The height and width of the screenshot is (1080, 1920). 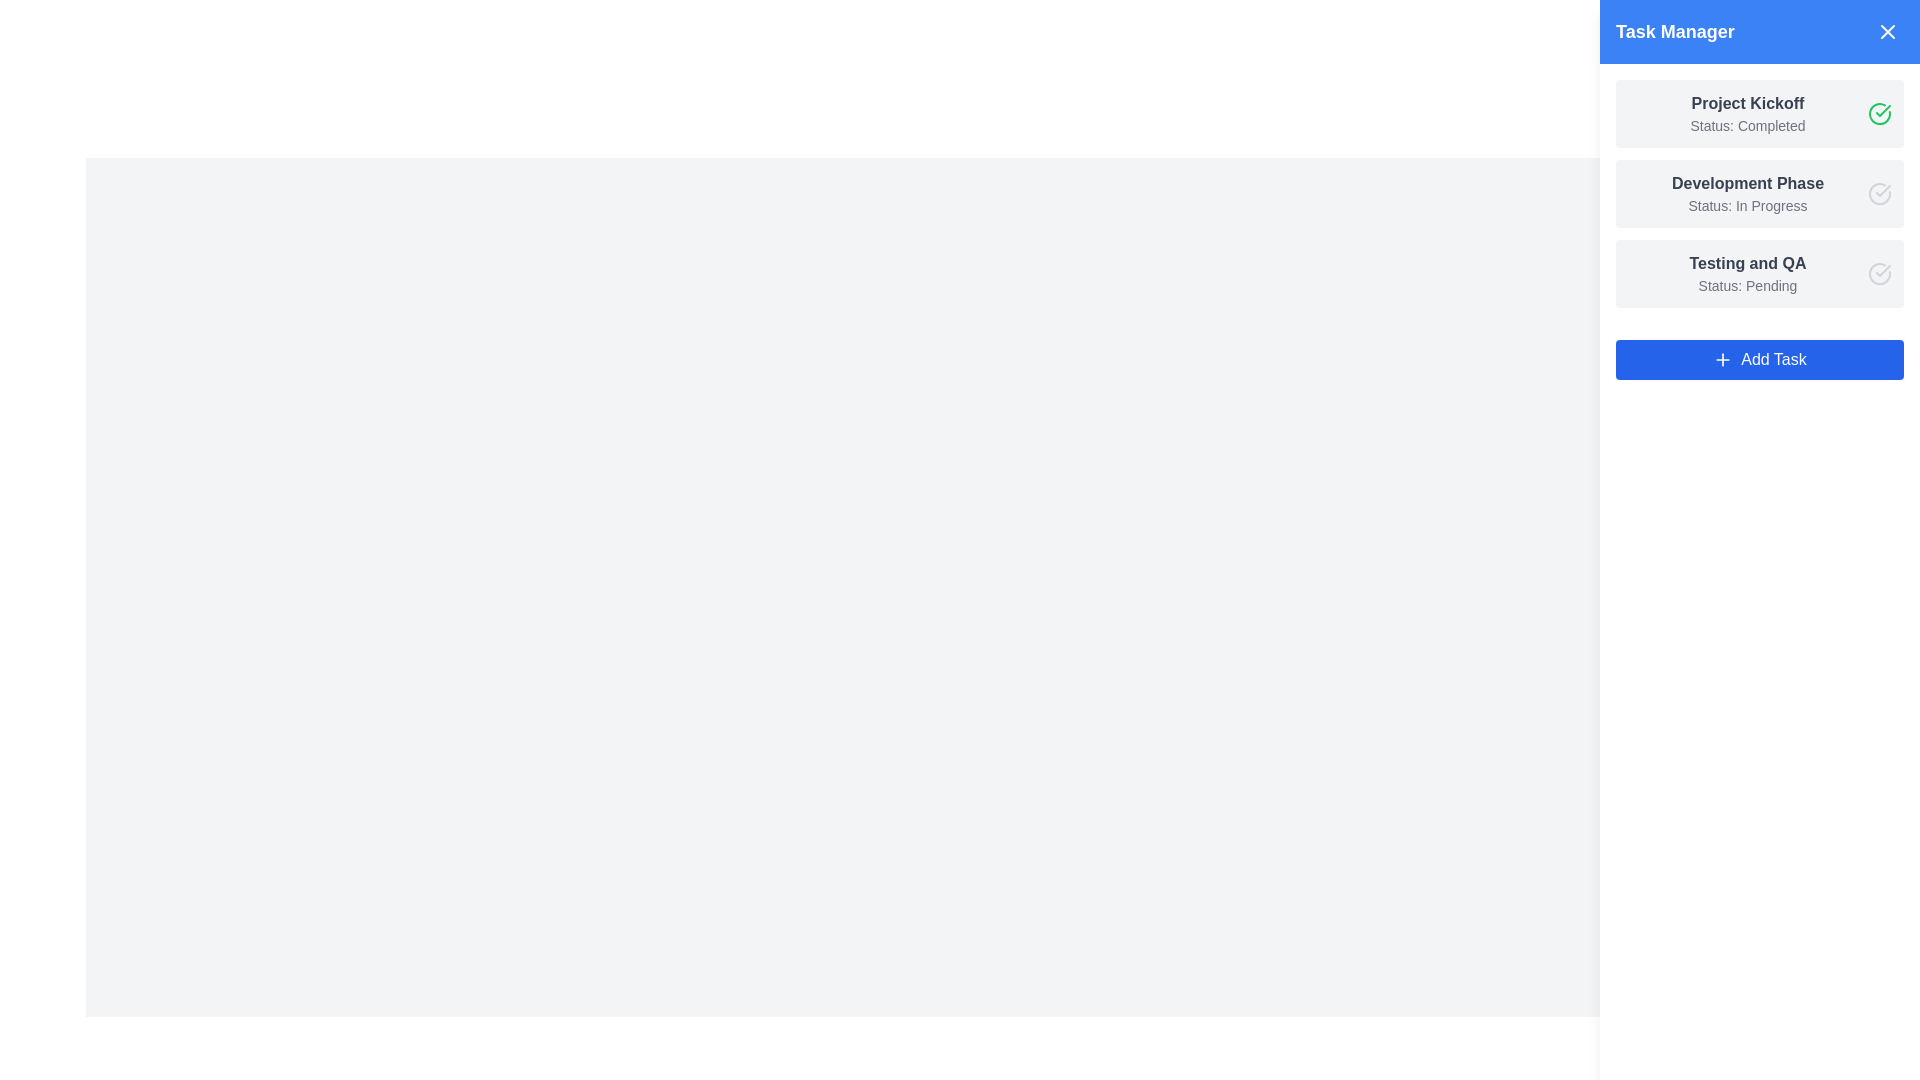 What do you see at coordinates (1746, 193) in the screenshot?
I see `the information displayed in the Text Display section titled 'Development Phase' that shows 'Status: In Progress'` at bounding box center [1746, 193].